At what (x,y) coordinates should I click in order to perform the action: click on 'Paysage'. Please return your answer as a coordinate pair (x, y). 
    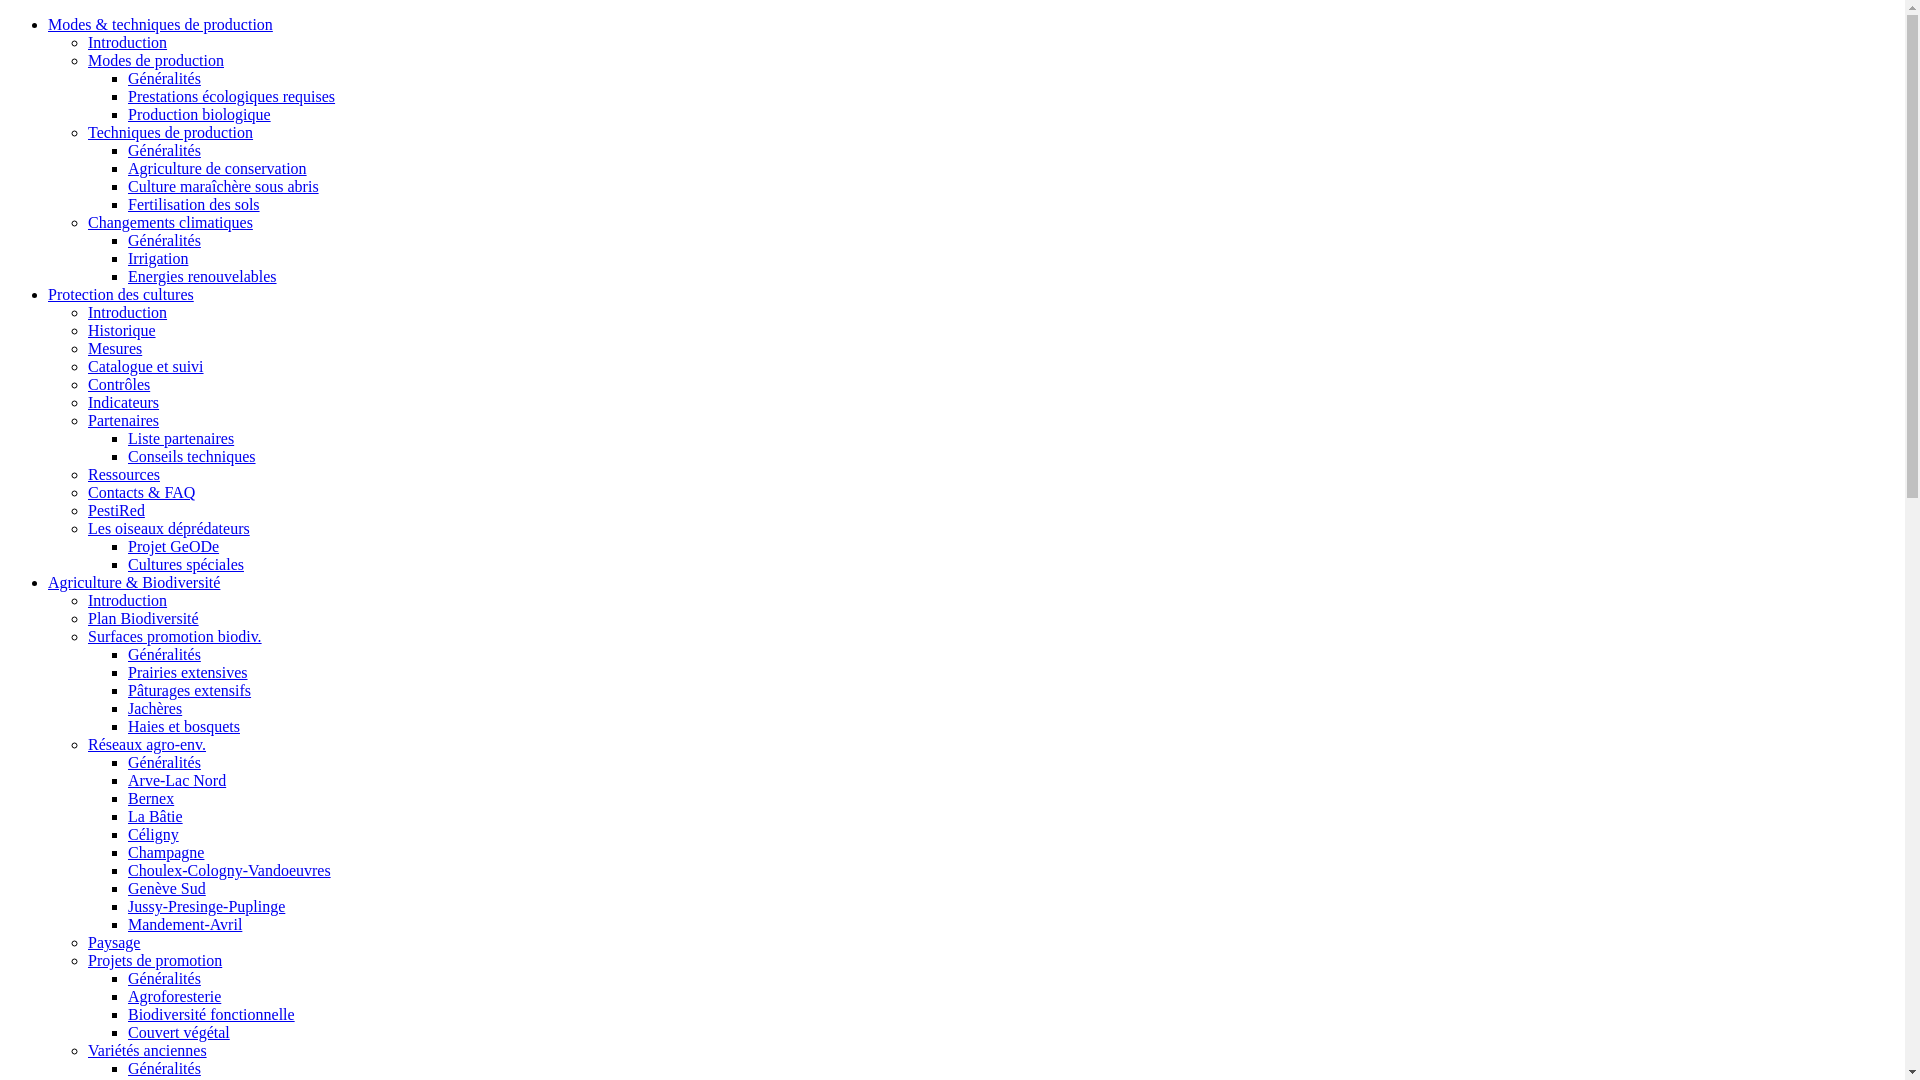
    Looking at the image, I should click on (86, 942).